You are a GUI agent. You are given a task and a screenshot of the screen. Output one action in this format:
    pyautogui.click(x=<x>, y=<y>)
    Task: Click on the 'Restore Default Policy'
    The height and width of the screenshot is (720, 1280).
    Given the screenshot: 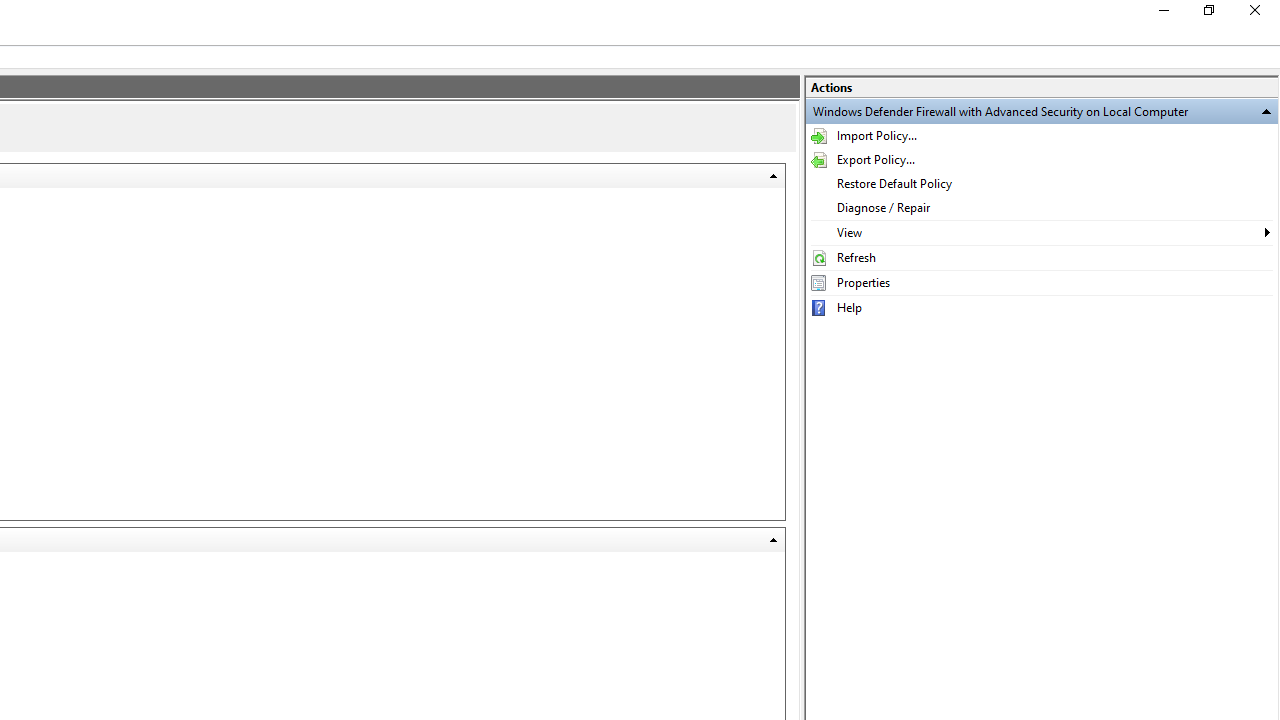 What is the action you would take?
    pyautogui.click(x=1040, y=183)
    